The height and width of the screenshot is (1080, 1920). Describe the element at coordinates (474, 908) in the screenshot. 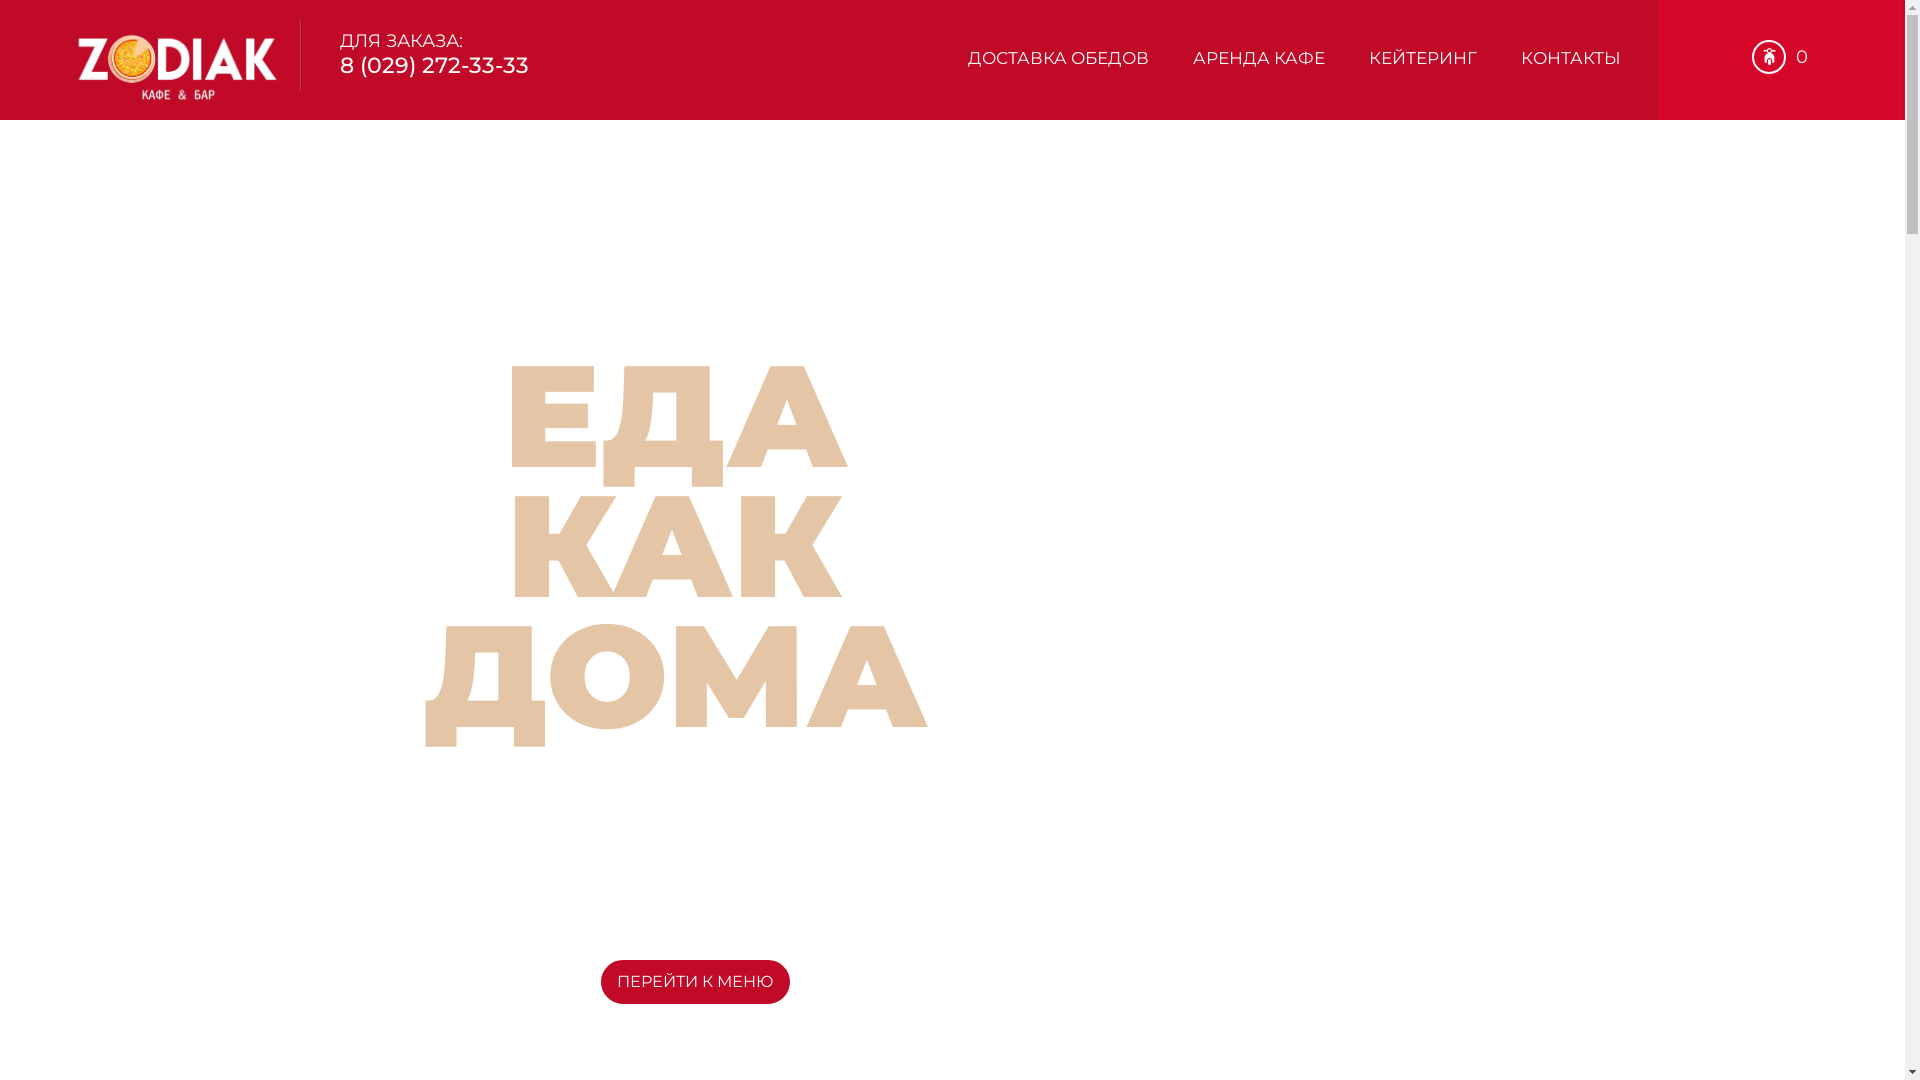

I see `'8 (029) 272-33-33'` at that location.